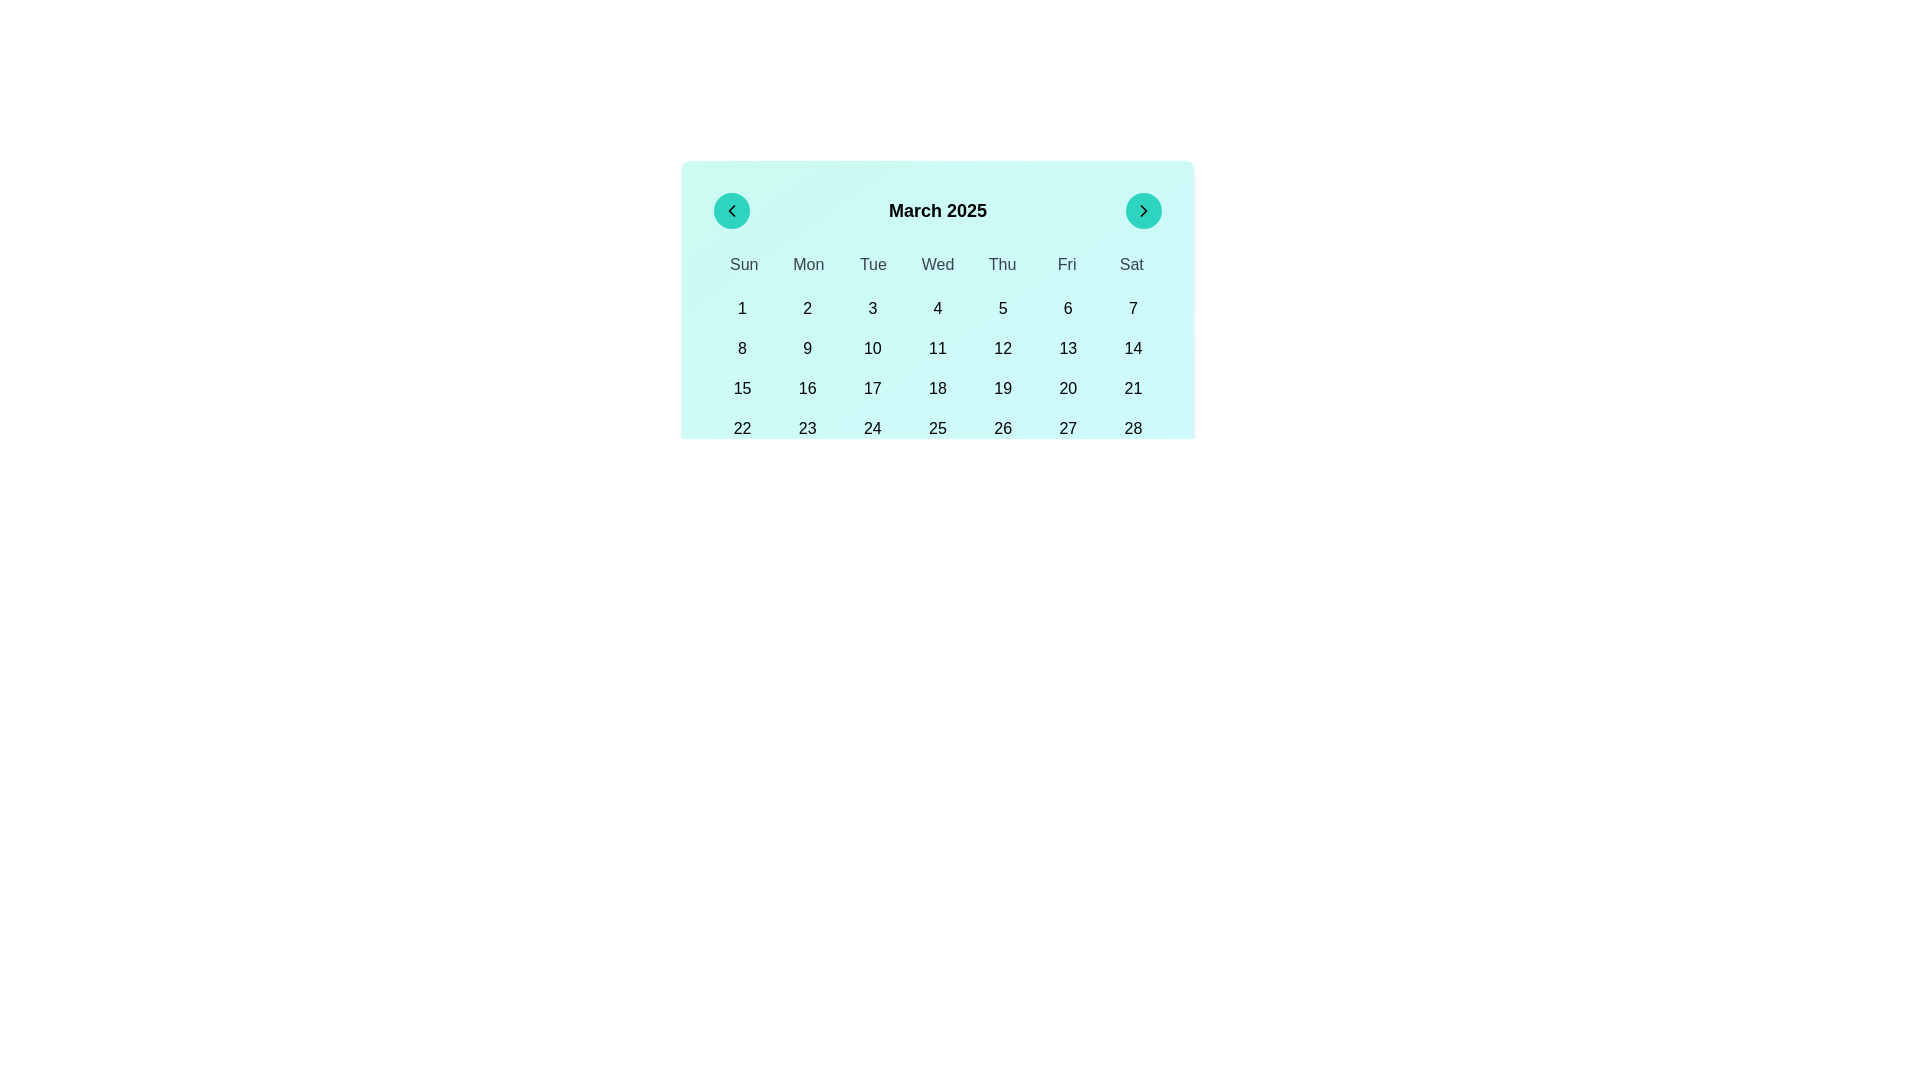  Describe the element at coordinates (741, 427) in the screenshot. I see `the calendar day cell displaying the number '22' in the fourth row and first column of the calendar grid to observe the light cyan hover effect` at that location.